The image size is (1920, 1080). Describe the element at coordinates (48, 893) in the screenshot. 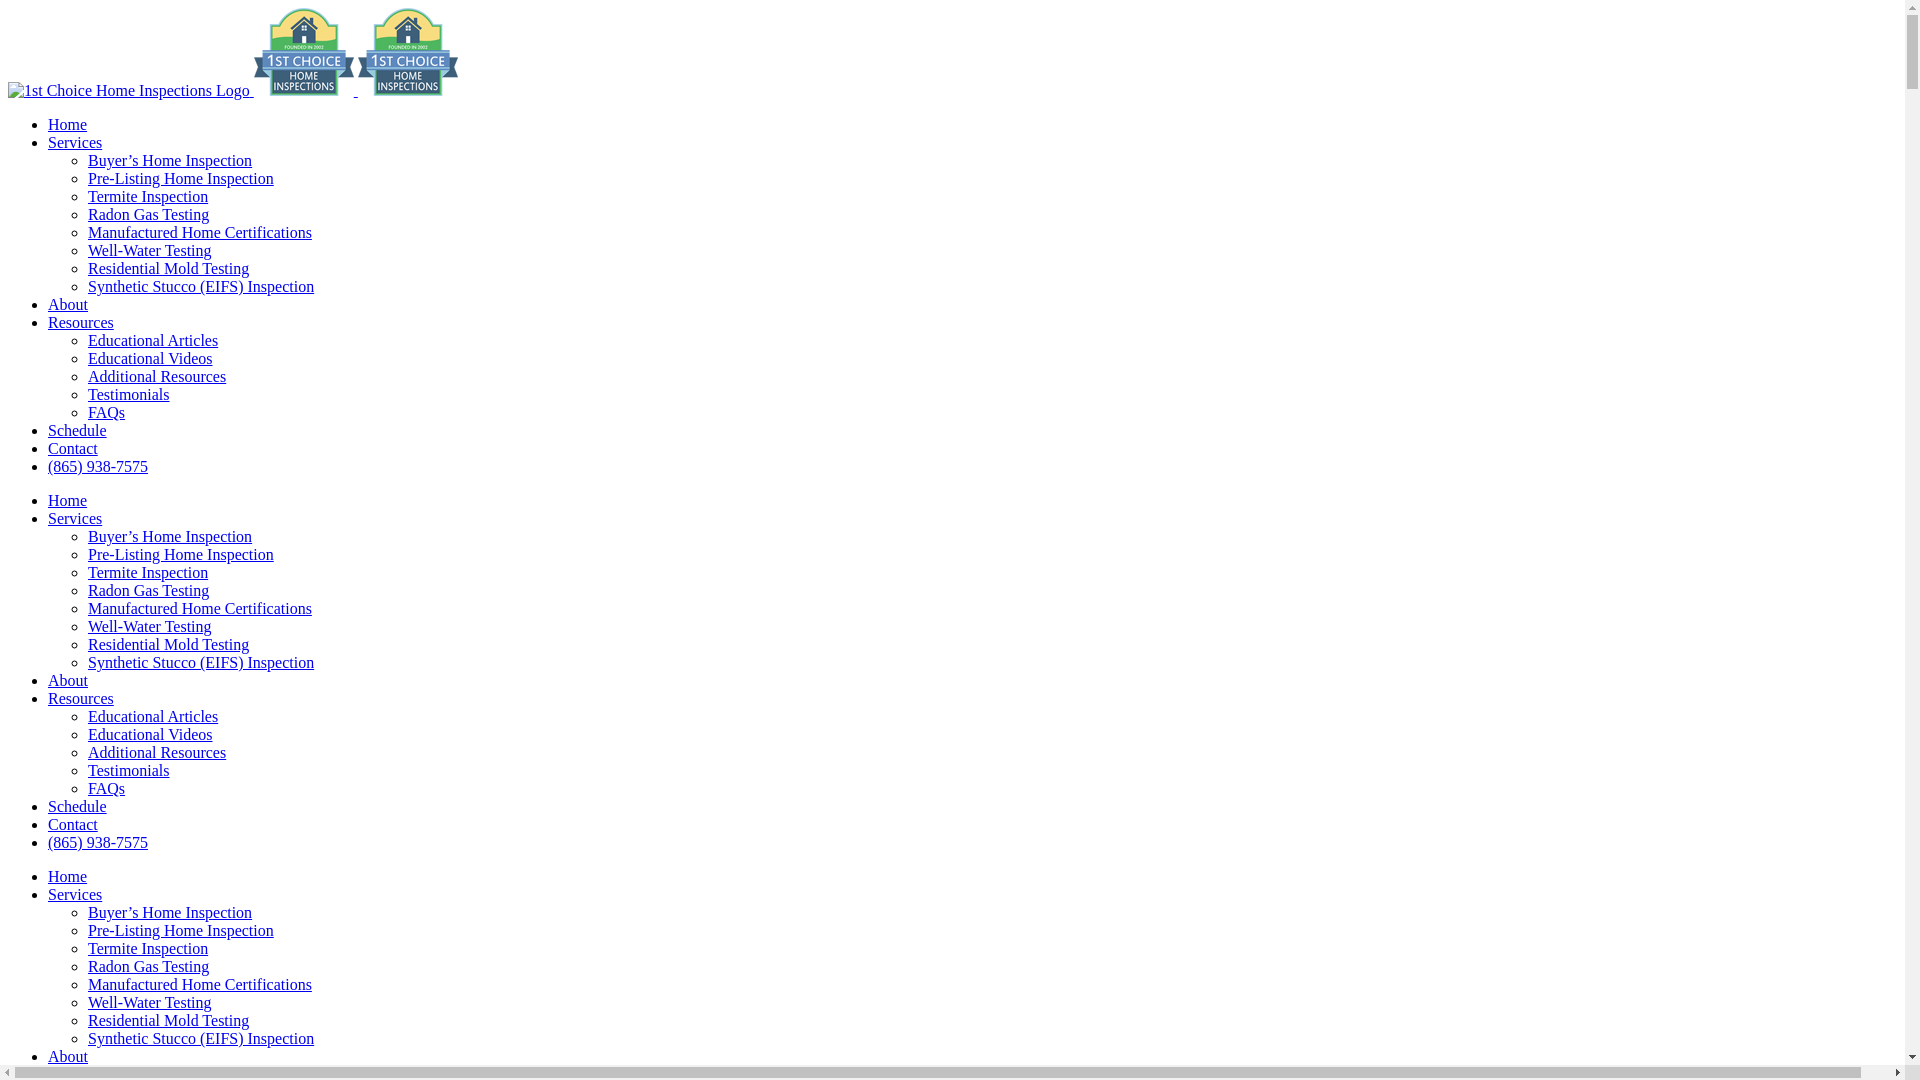

I see `'Services'` at that location.